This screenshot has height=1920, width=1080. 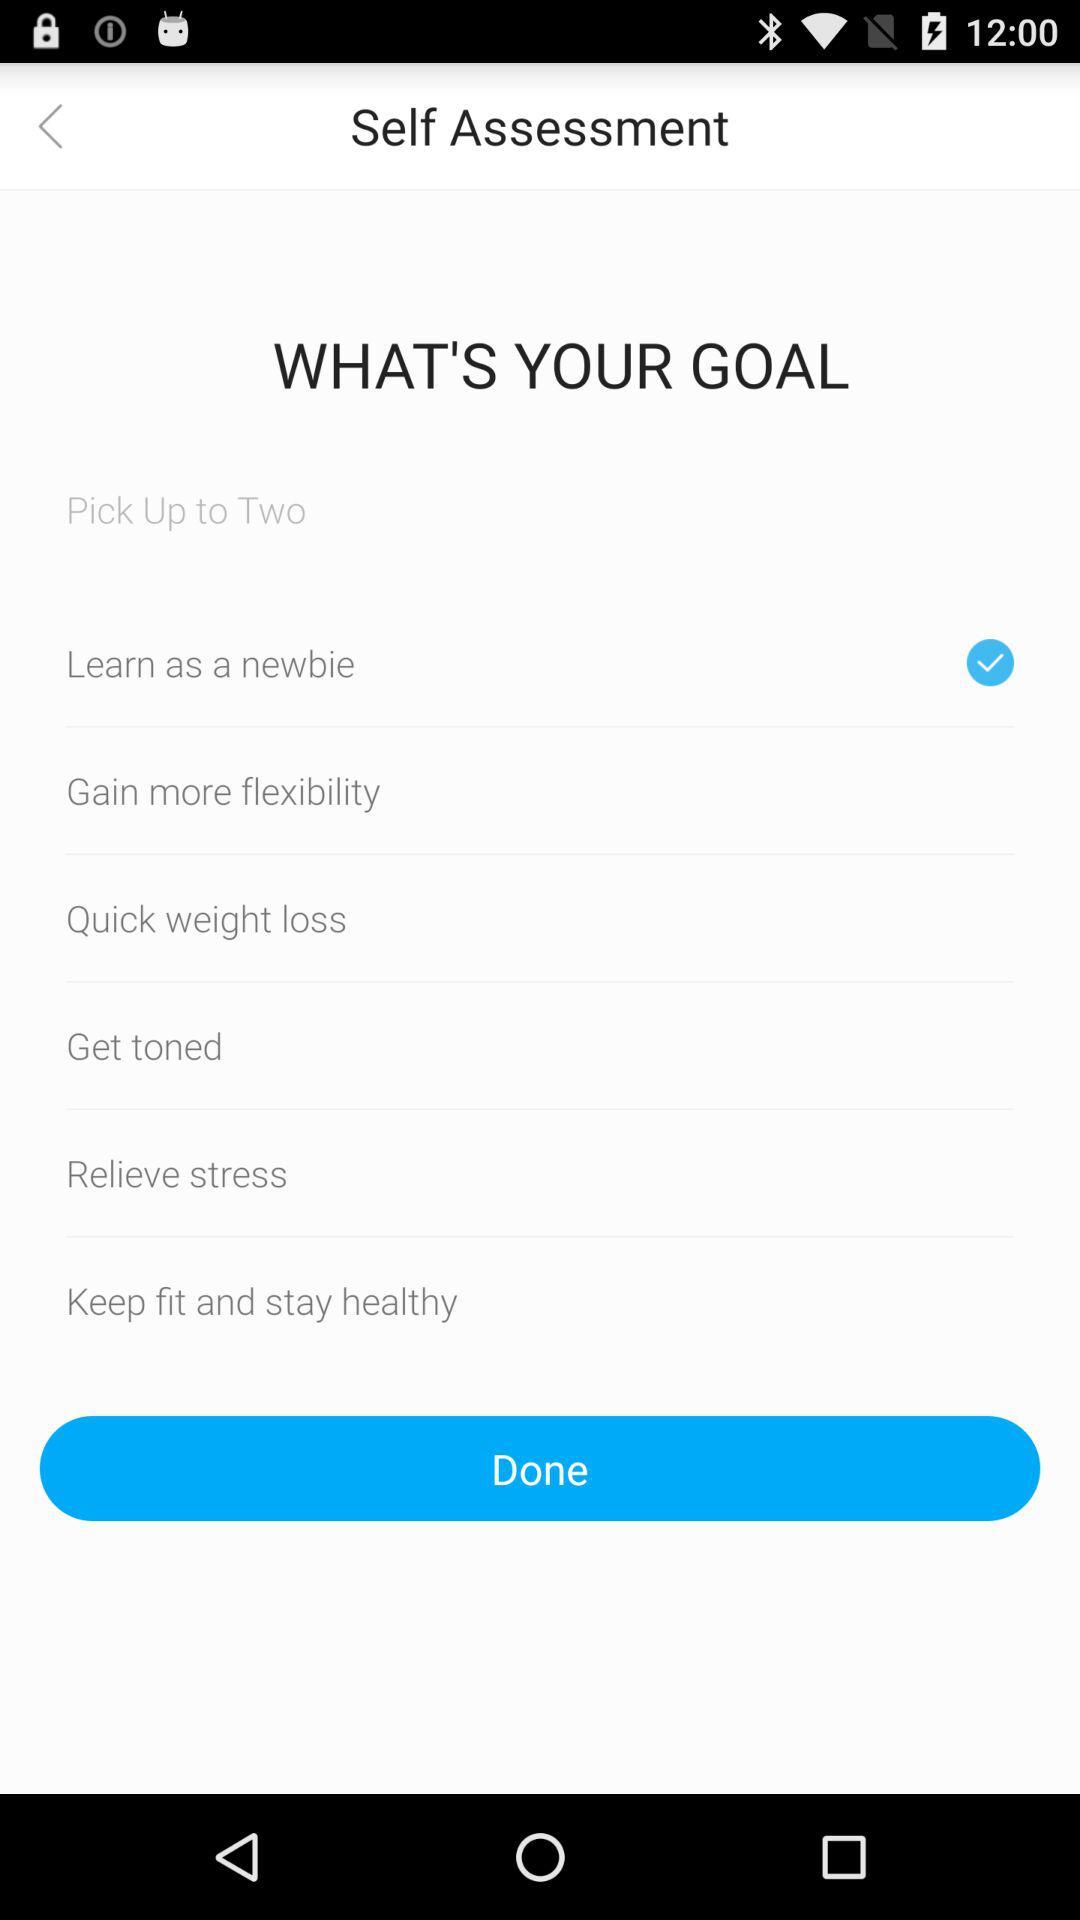 What do you see at coordinates (61, 124) in the screenshot?
I see `app to the left of self assessment` at bounding box center [61, 124].